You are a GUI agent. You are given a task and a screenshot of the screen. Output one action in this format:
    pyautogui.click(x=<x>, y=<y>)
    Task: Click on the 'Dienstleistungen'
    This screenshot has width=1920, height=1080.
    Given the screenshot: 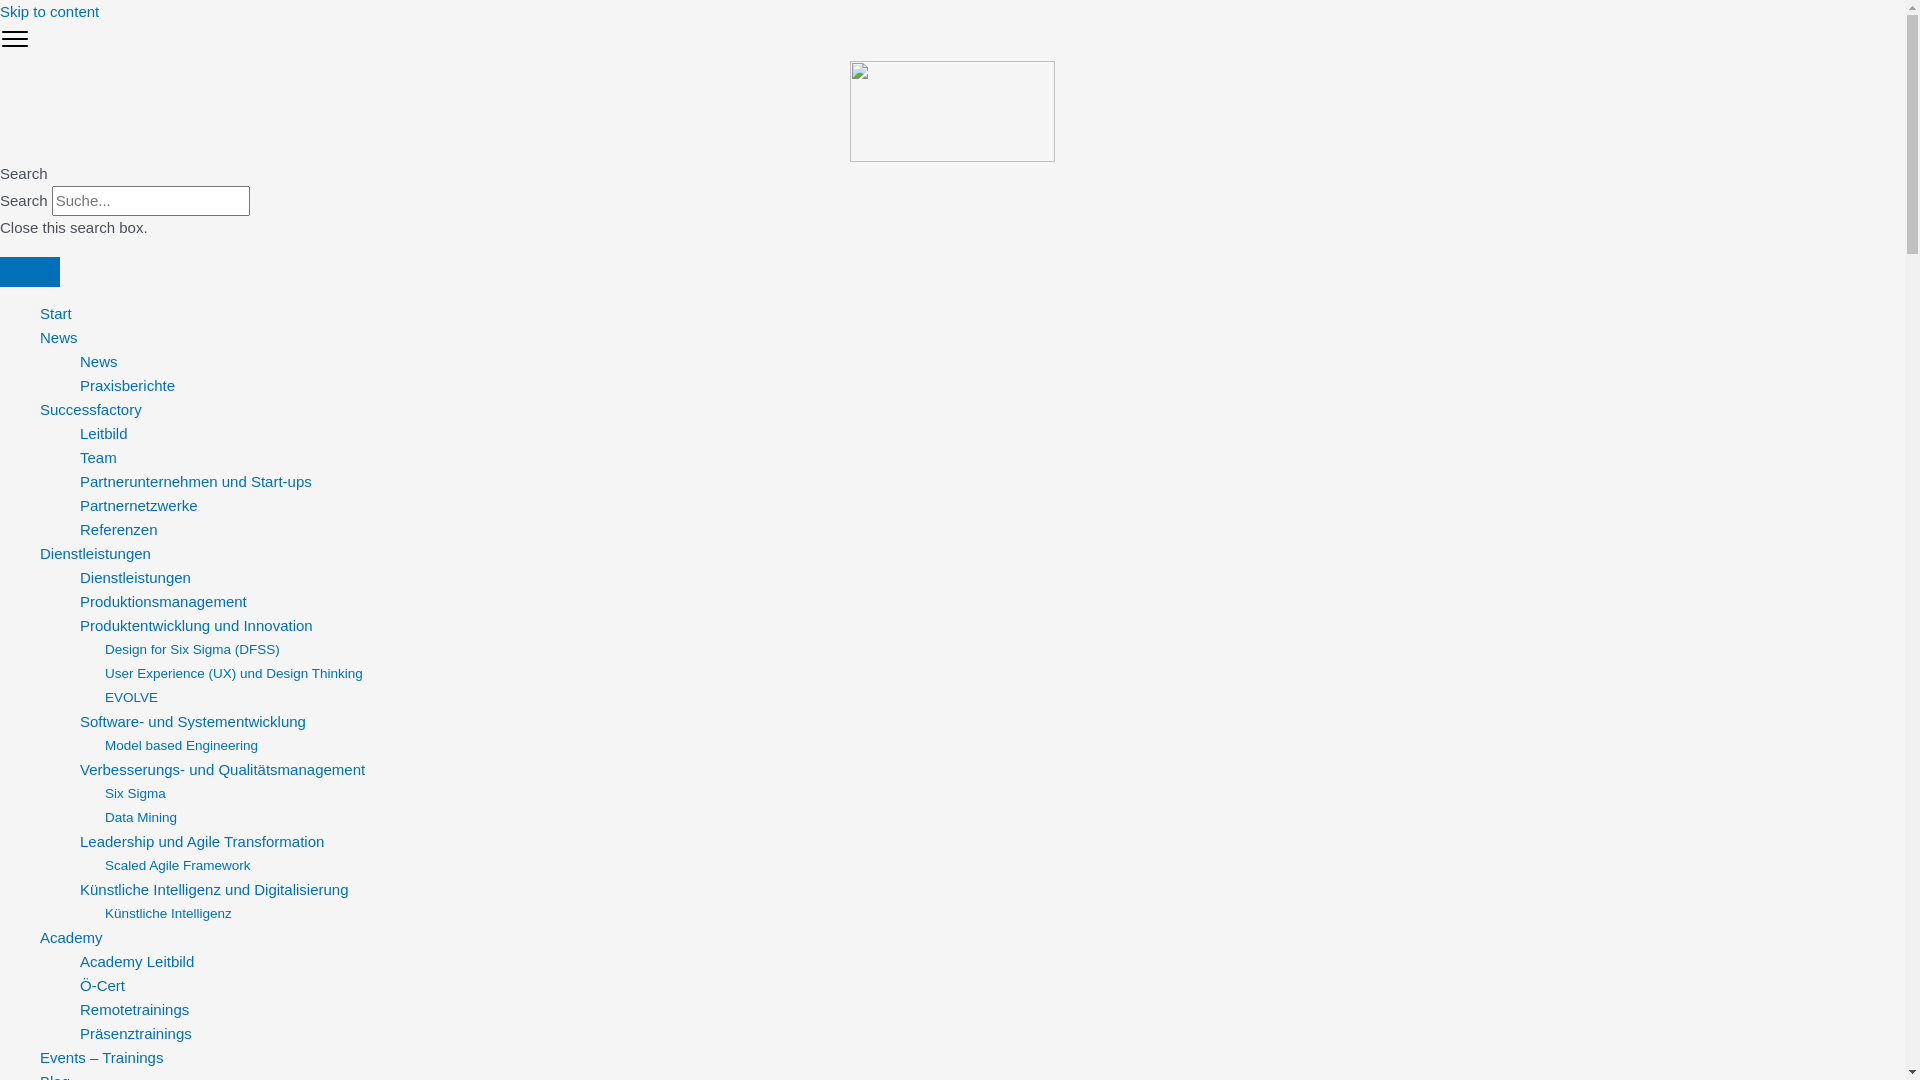 What is the action you would take?
    pyautogui.click(x=94, y=553)
    